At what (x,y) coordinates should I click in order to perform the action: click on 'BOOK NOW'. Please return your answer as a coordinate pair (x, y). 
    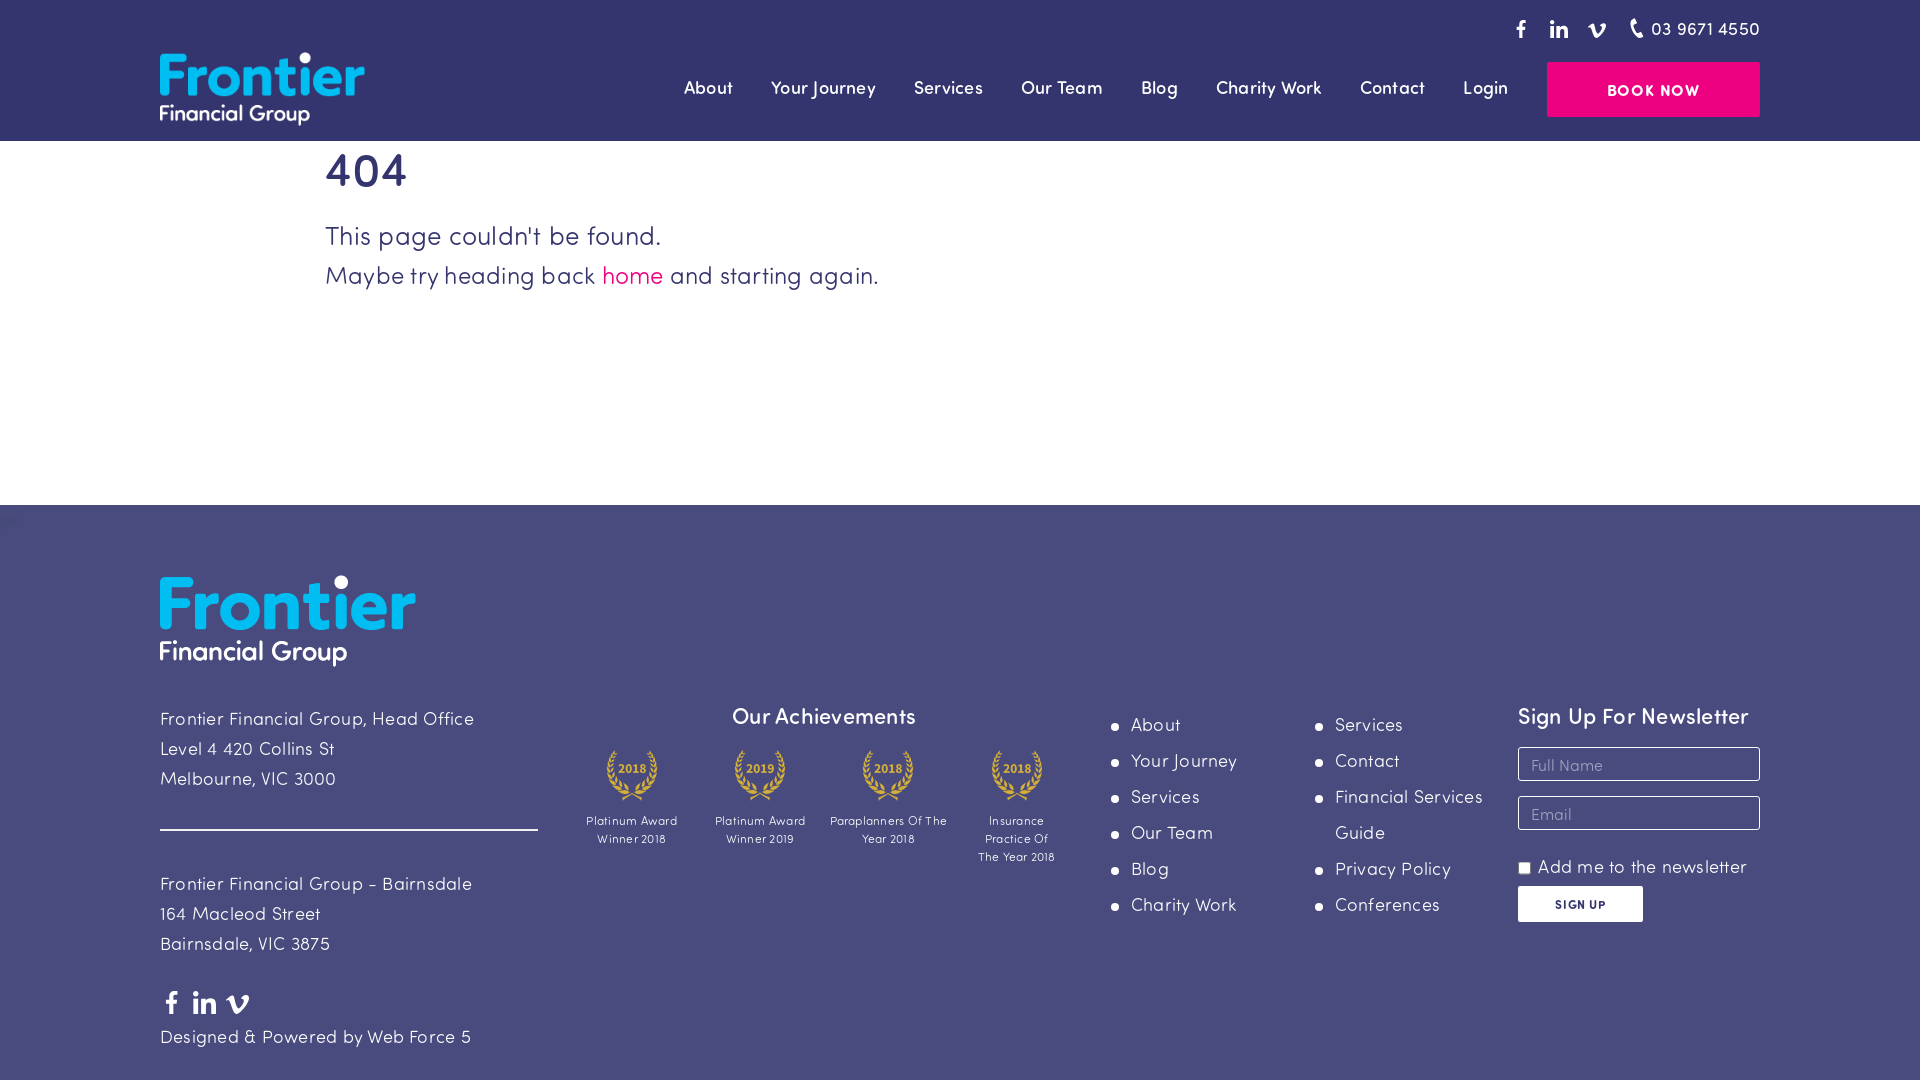
    Looking at the image, I should click on (1653, 88).